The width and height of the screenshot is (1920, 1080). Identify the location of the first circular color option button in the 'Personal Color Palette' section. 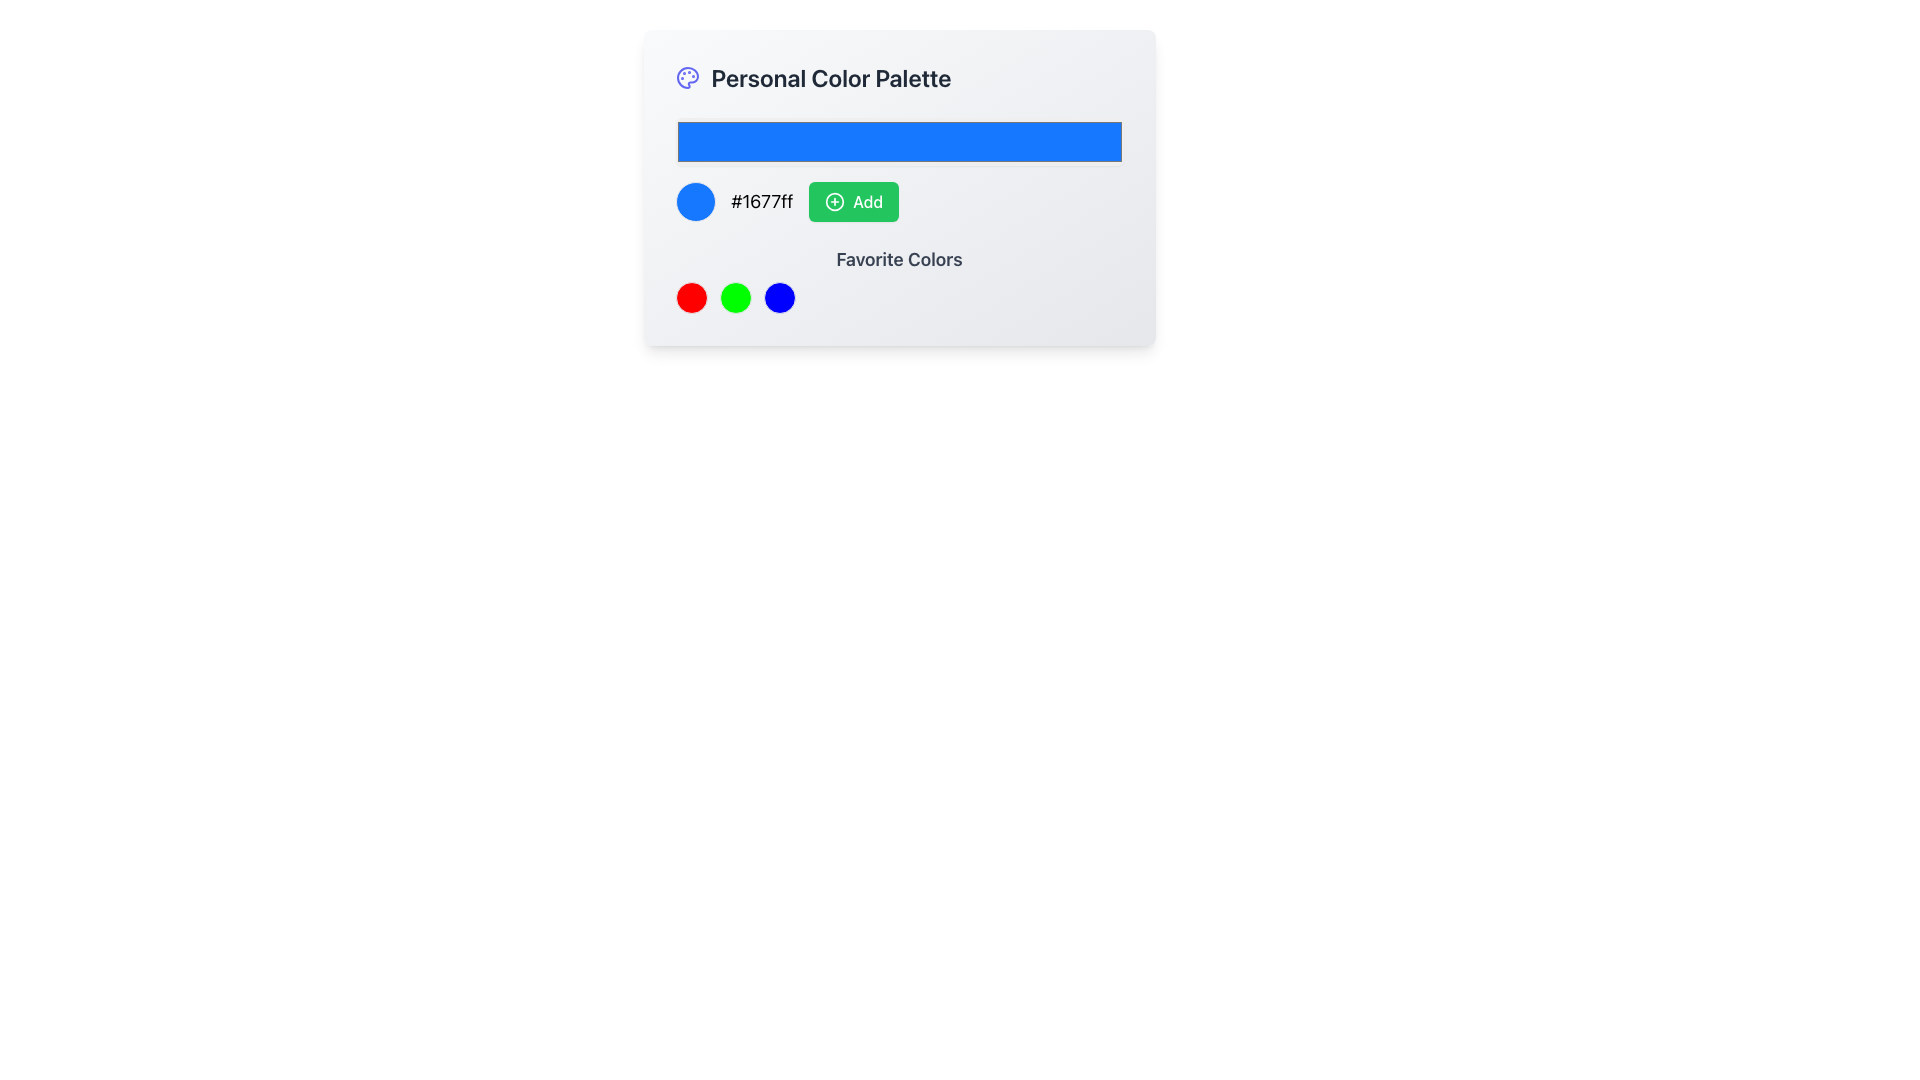
(691, 297).